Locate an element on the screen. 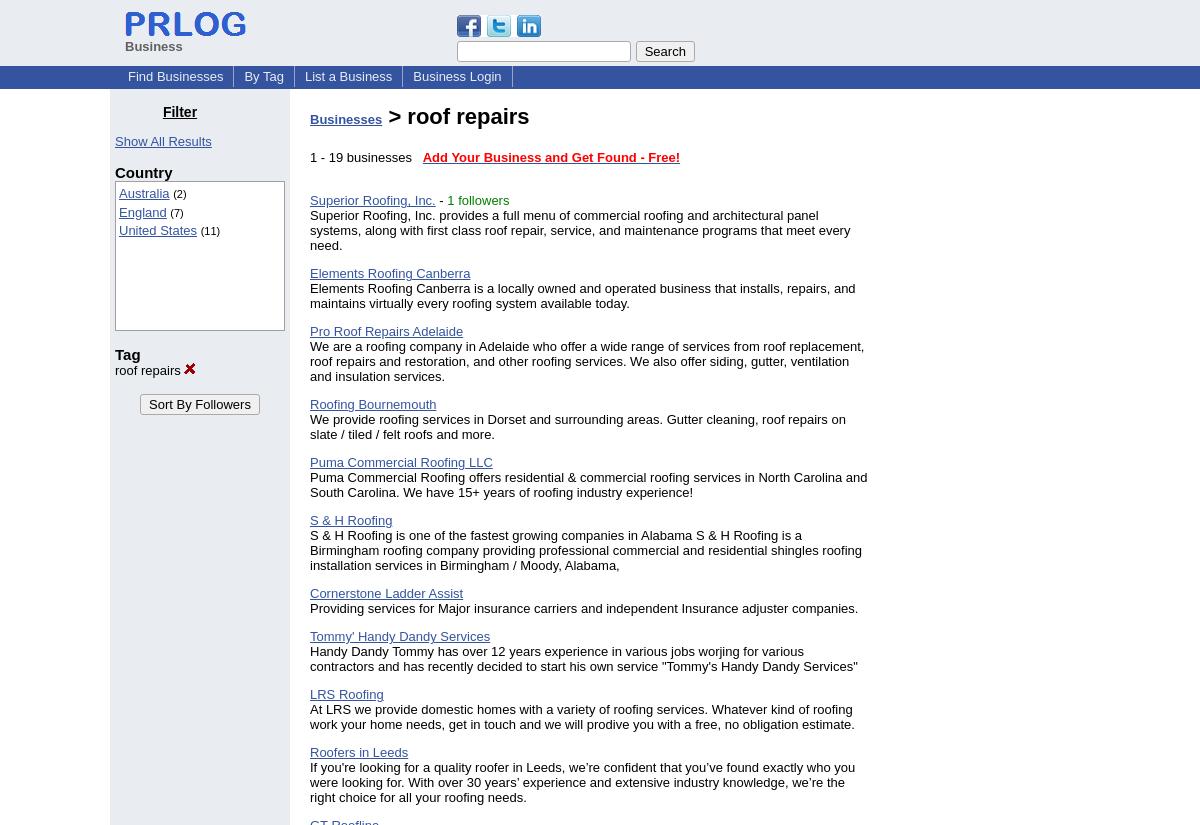  'Show All Results' is located at coordinates (161, 140).